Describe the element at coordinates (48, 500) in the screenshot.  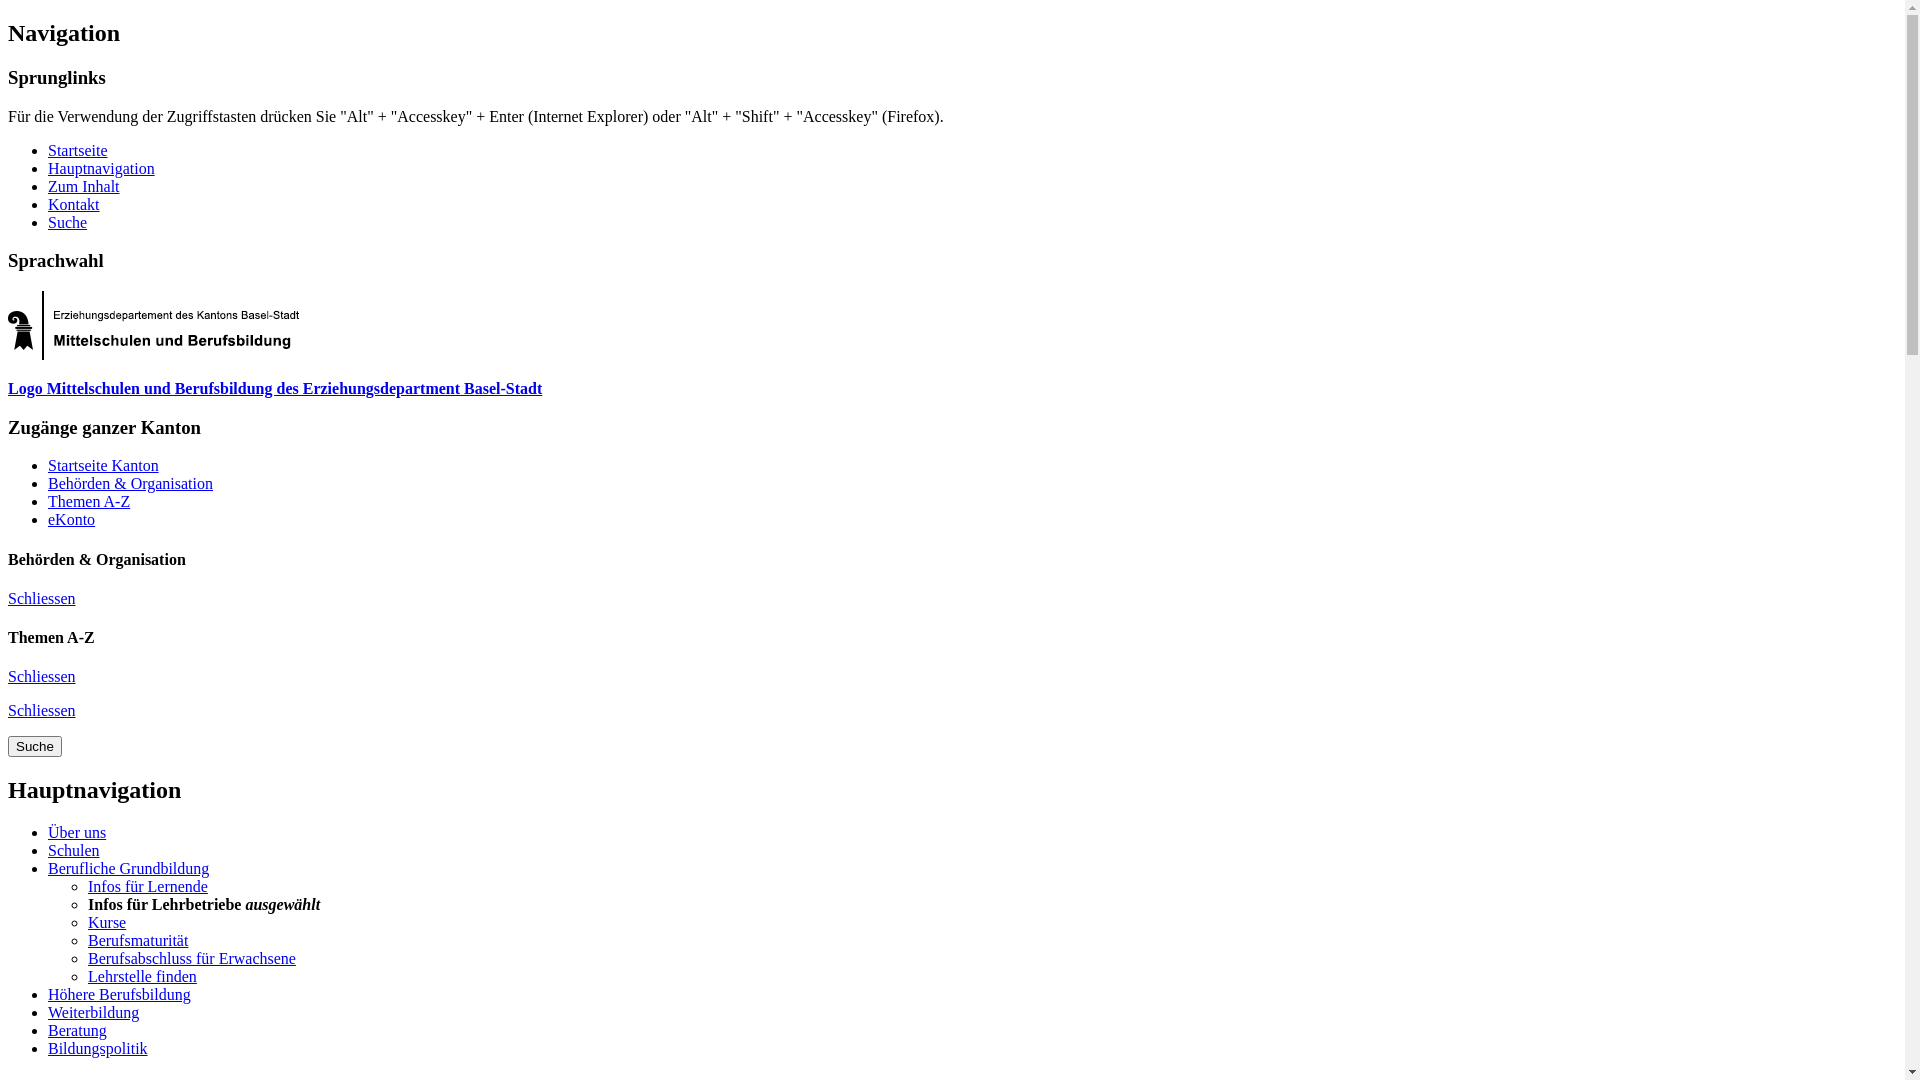
I see `'Themen A-Z'` at that location.